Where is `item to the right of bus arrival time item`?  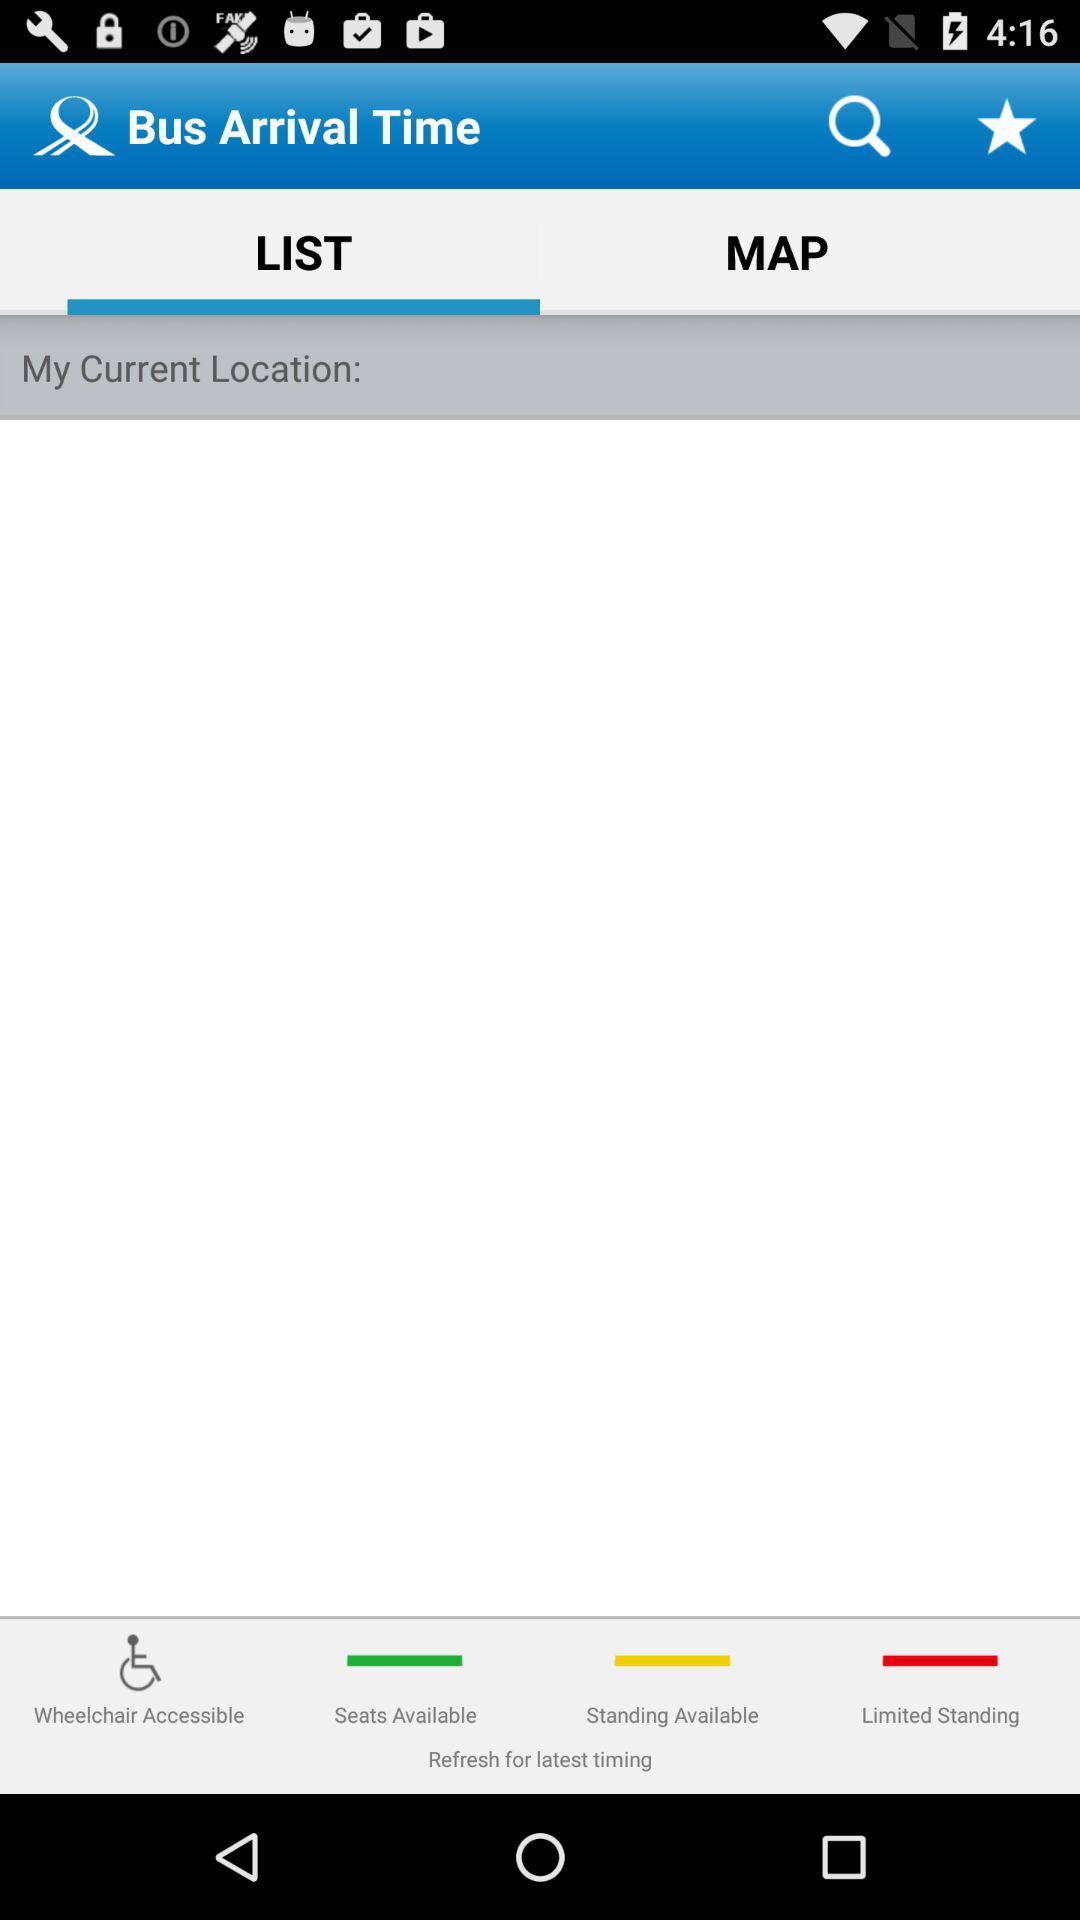 item to the right of bus arrival time item is located at coordinates (858, 124).